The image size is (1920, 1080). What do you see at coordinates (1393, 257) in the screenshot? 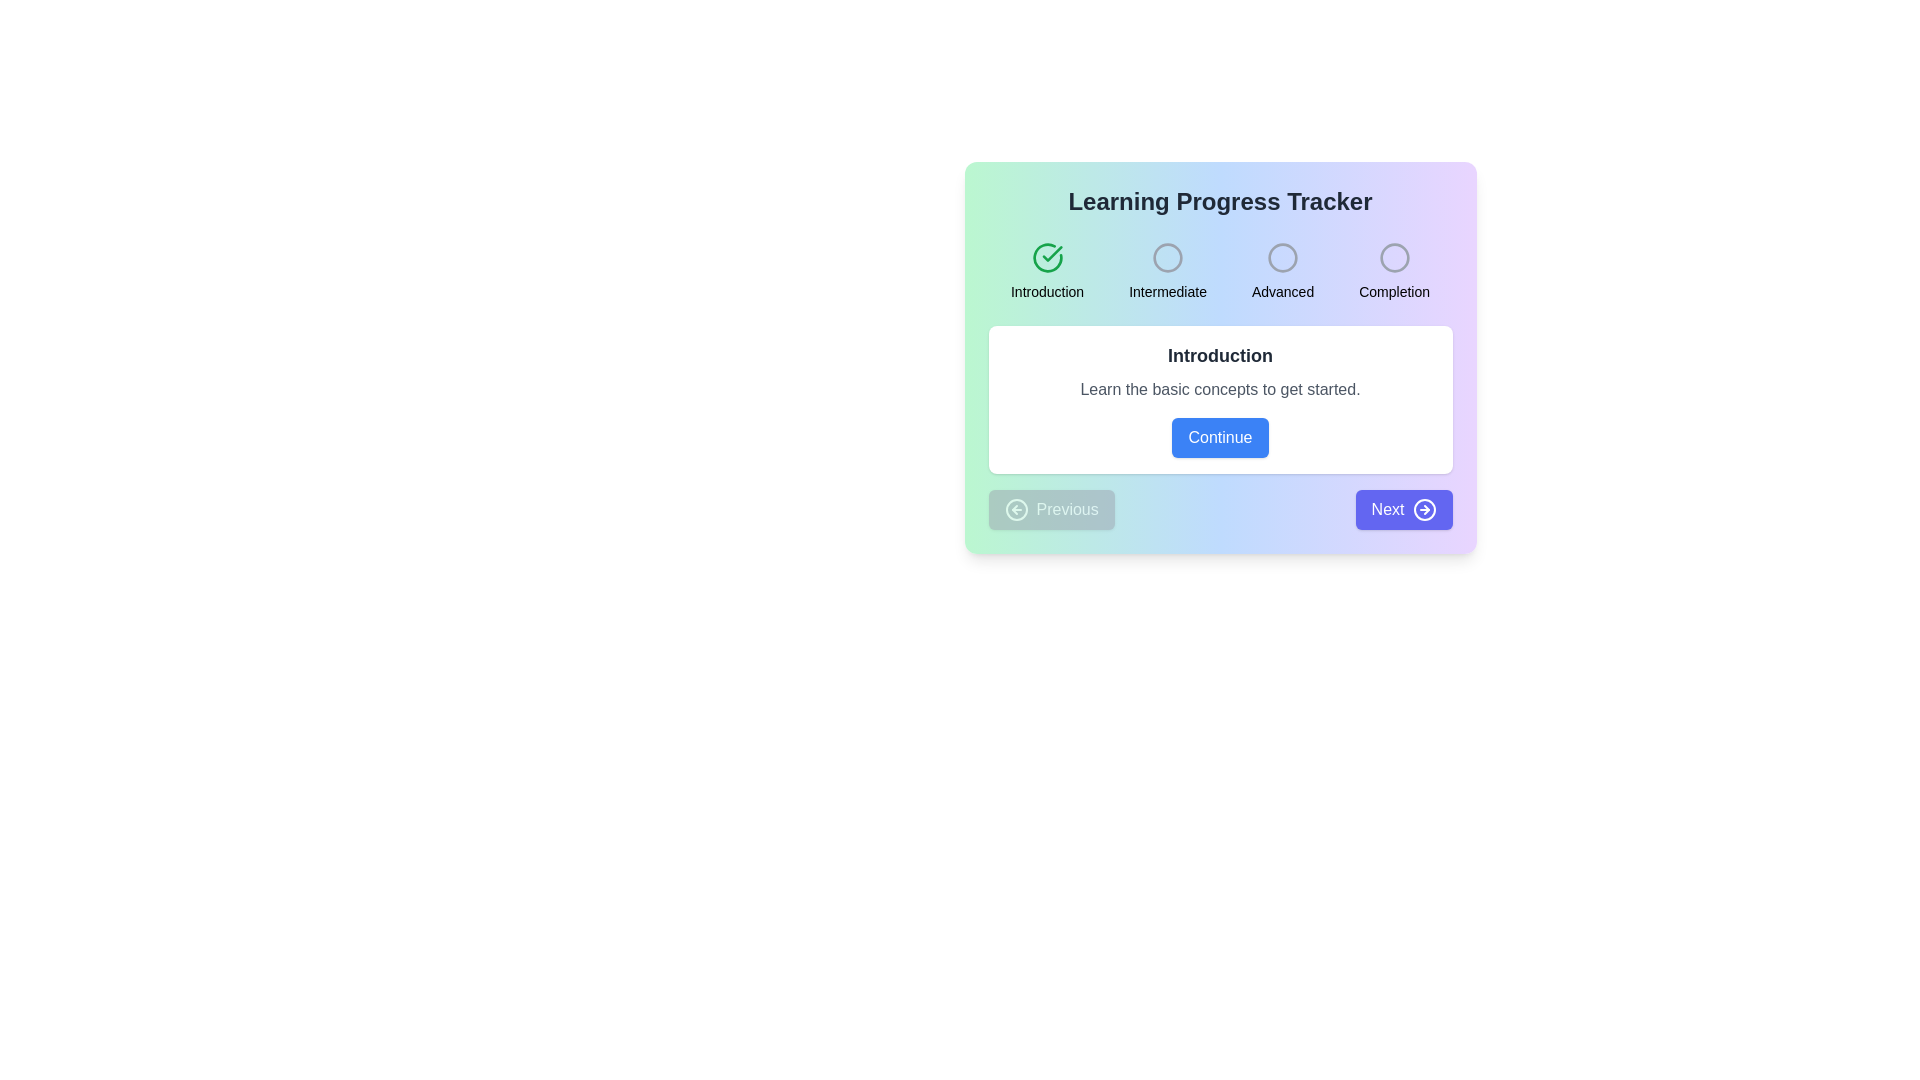
I see `the fourth icon in the progress tracker, which indicates the completion stage and is aligned with the 'Completion' label below it` at bounding box center [1393, 257].